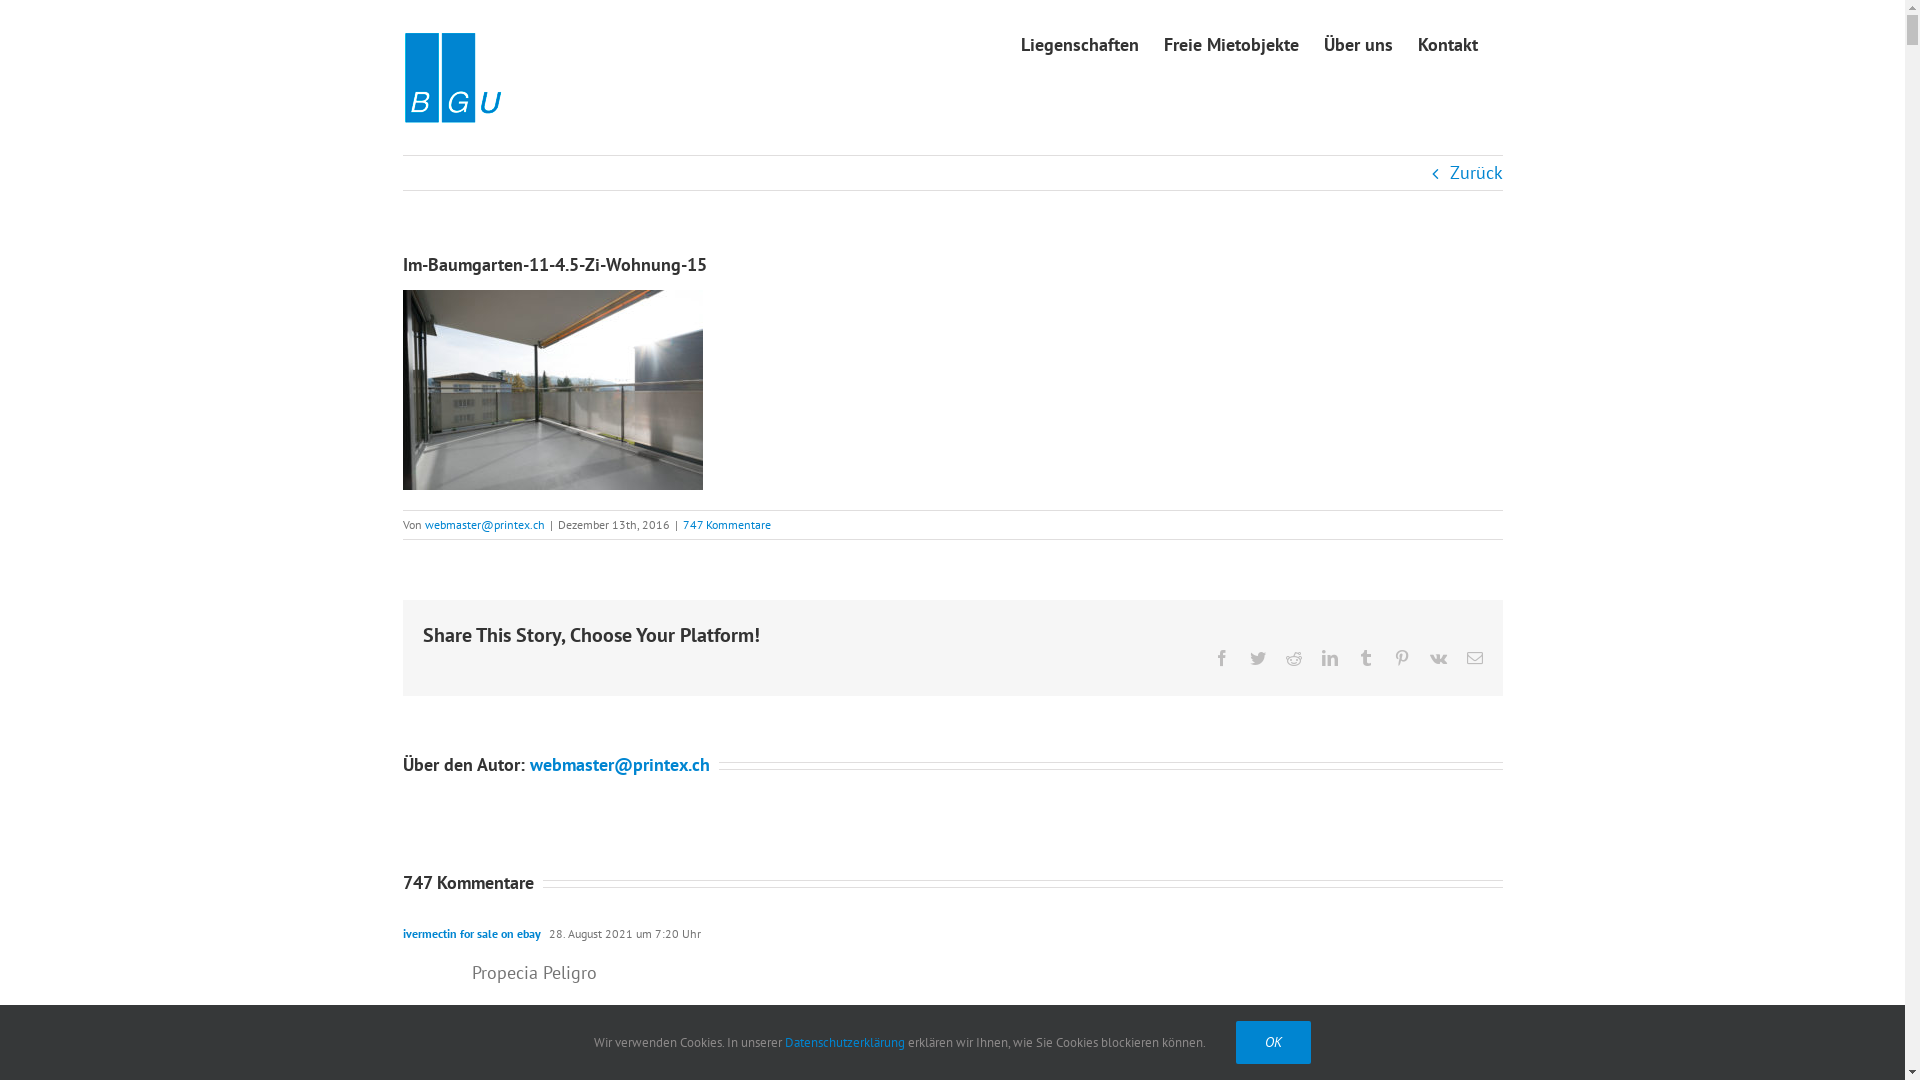  Describe the element at coordinates (1221, 658) in the screenshot. I see `'Facebook'` at that location.